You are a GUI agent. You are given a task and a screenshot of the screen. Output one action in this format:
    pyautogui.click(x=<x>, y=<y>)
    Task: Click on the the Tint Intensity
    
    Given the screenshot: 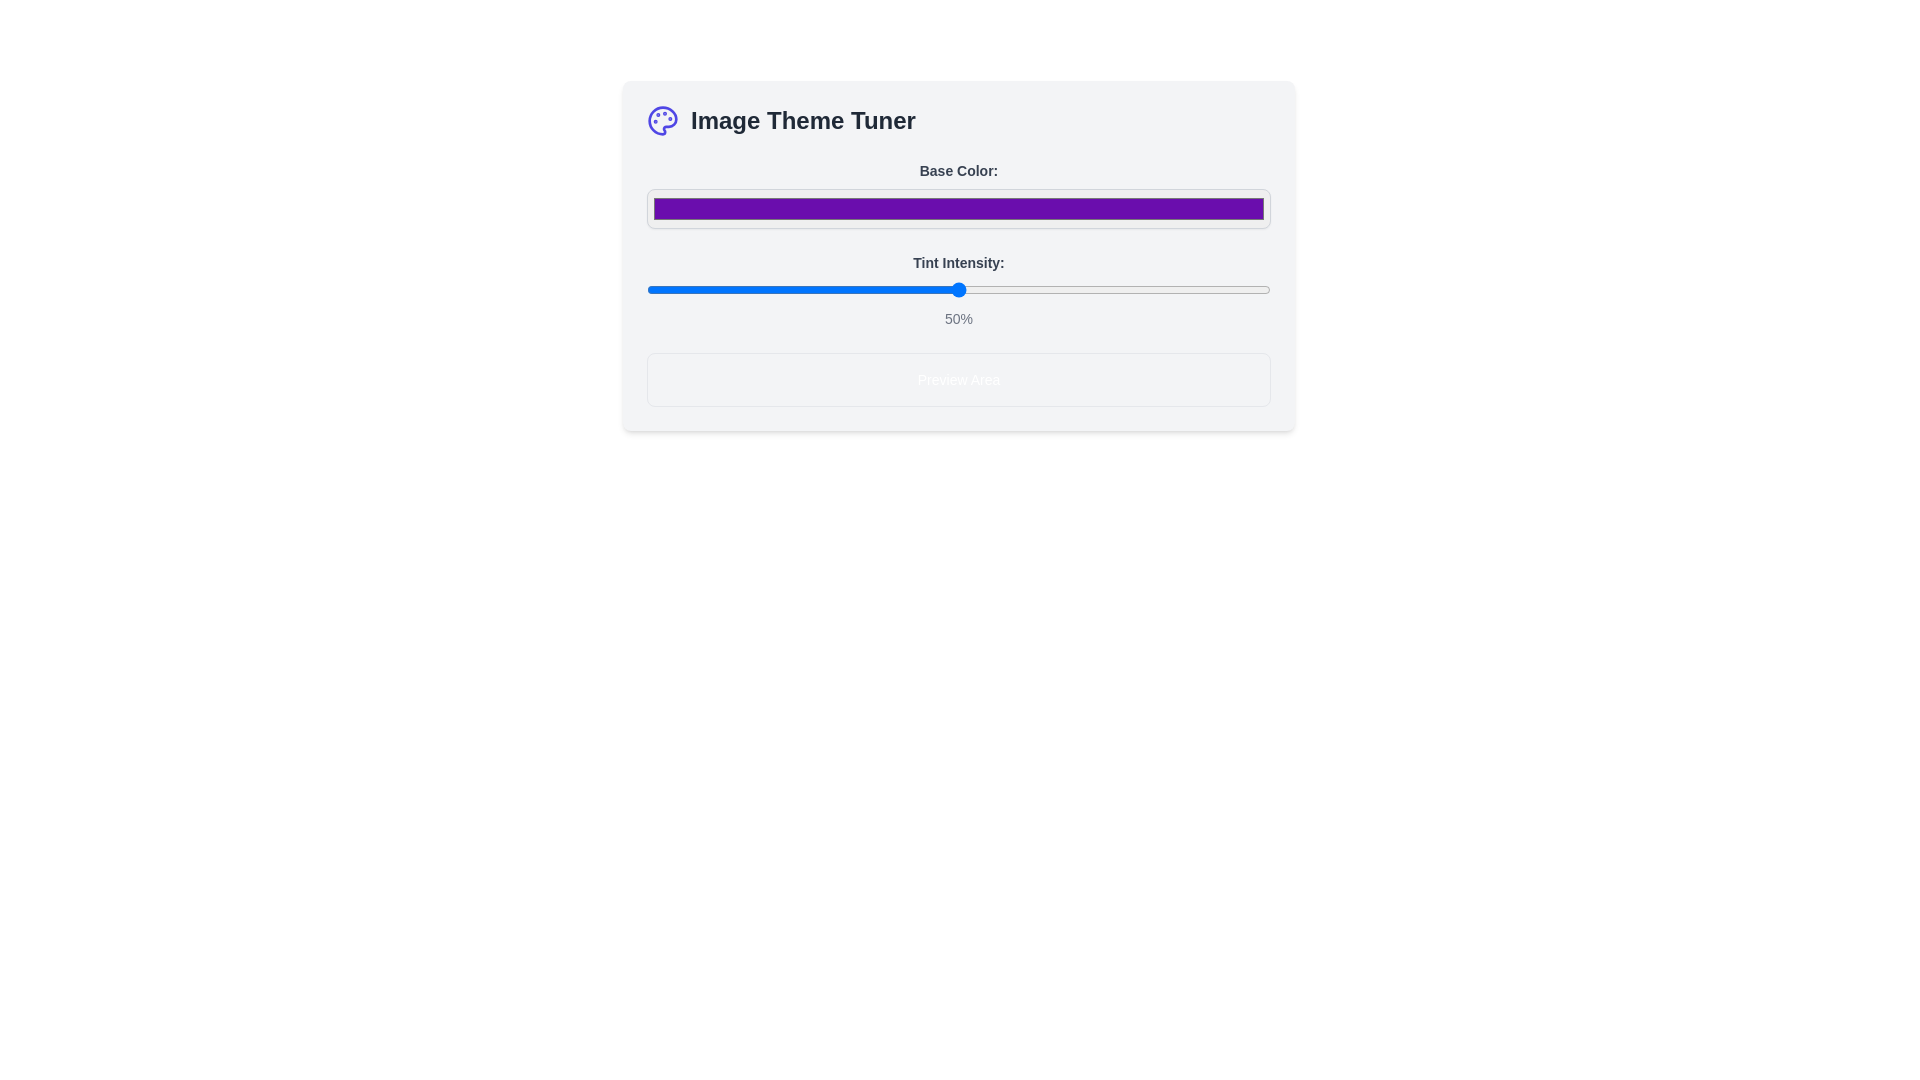 What is the action you would take?
    pyautogui.click(x=672, y=289)
    